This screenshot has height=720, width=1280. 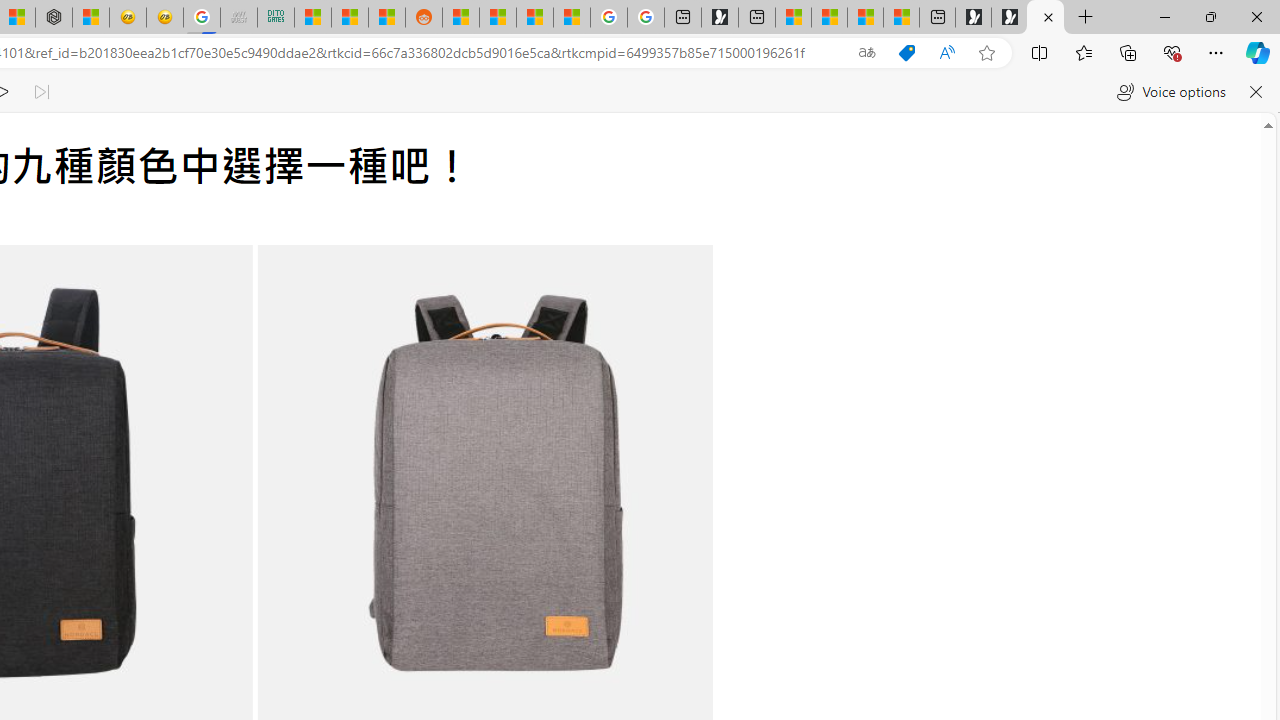 I want to click on 'Nordace - #1 Japanese Best-Seller - Siena Smart Backpack', so click(x=53, y=17).